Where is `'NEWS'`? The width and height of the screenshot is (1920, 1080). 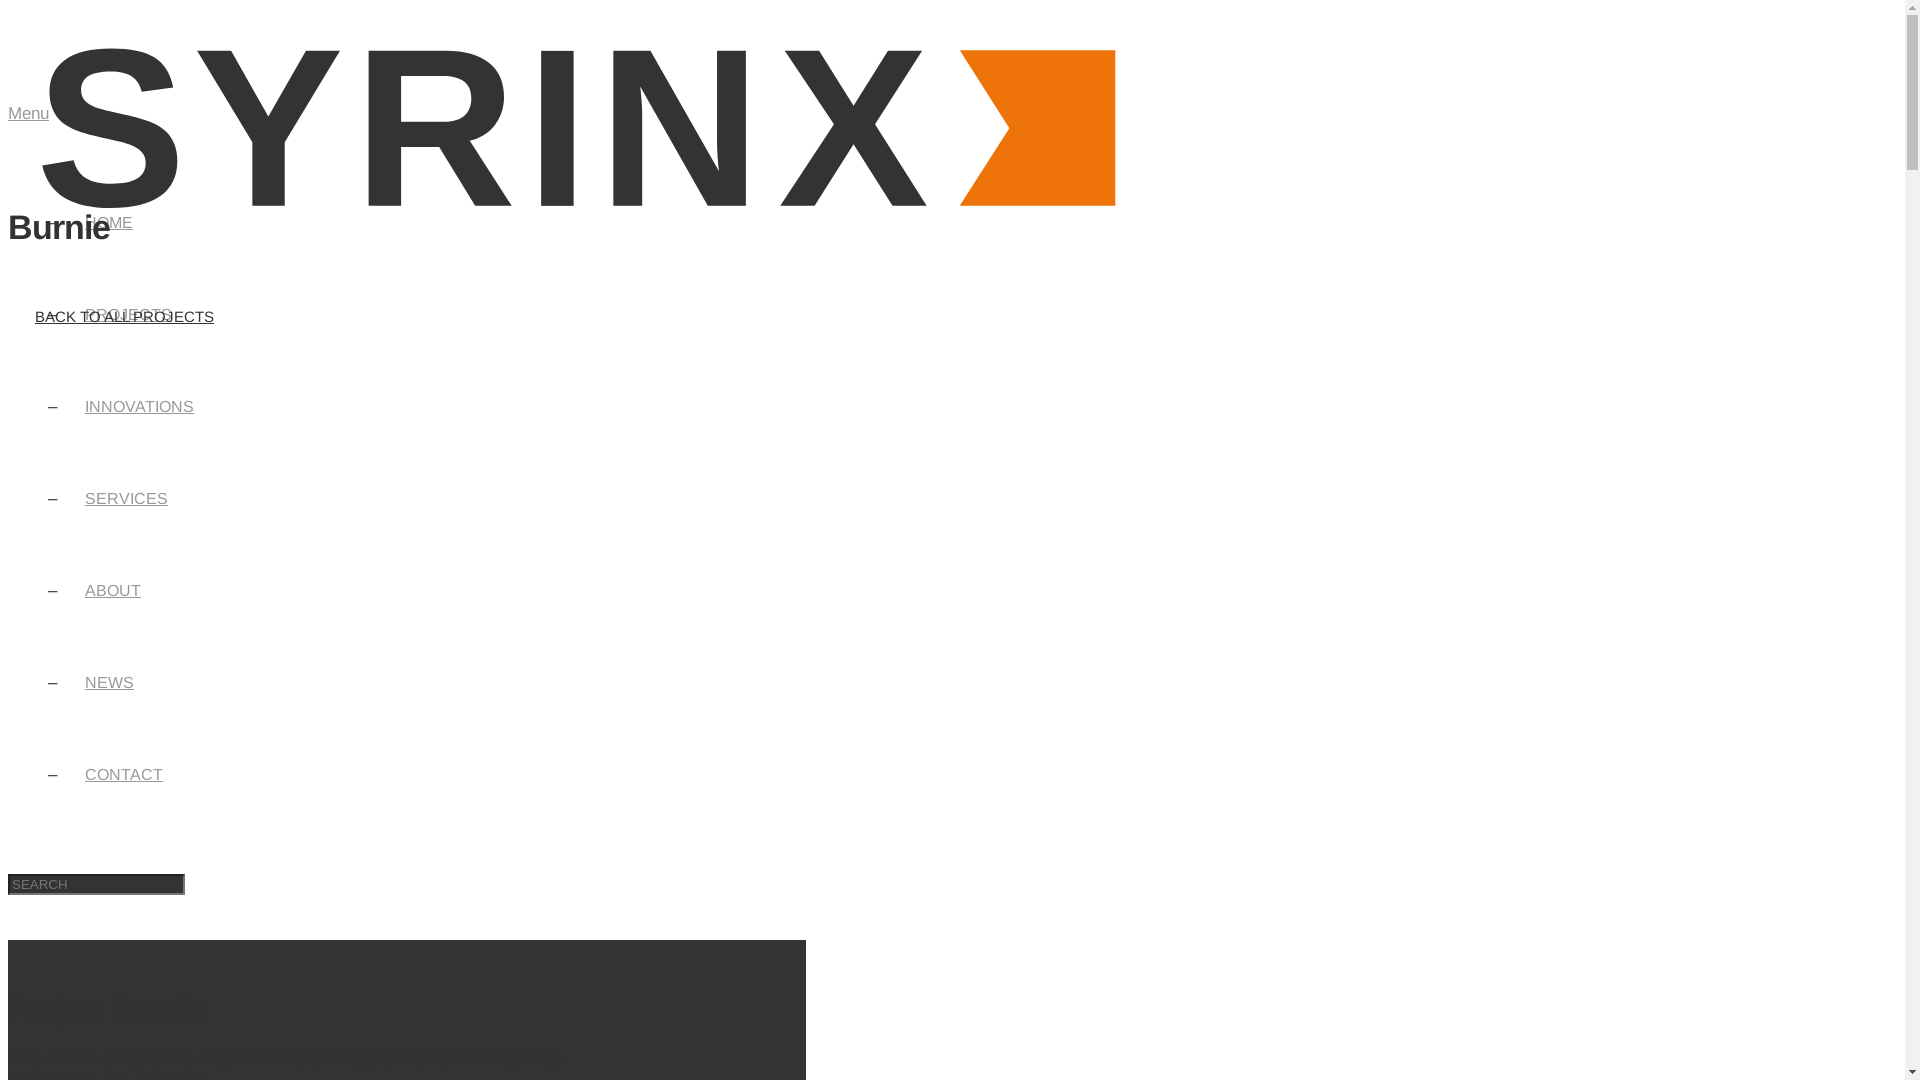 'NEWS' is located at coordinates (108, 681).